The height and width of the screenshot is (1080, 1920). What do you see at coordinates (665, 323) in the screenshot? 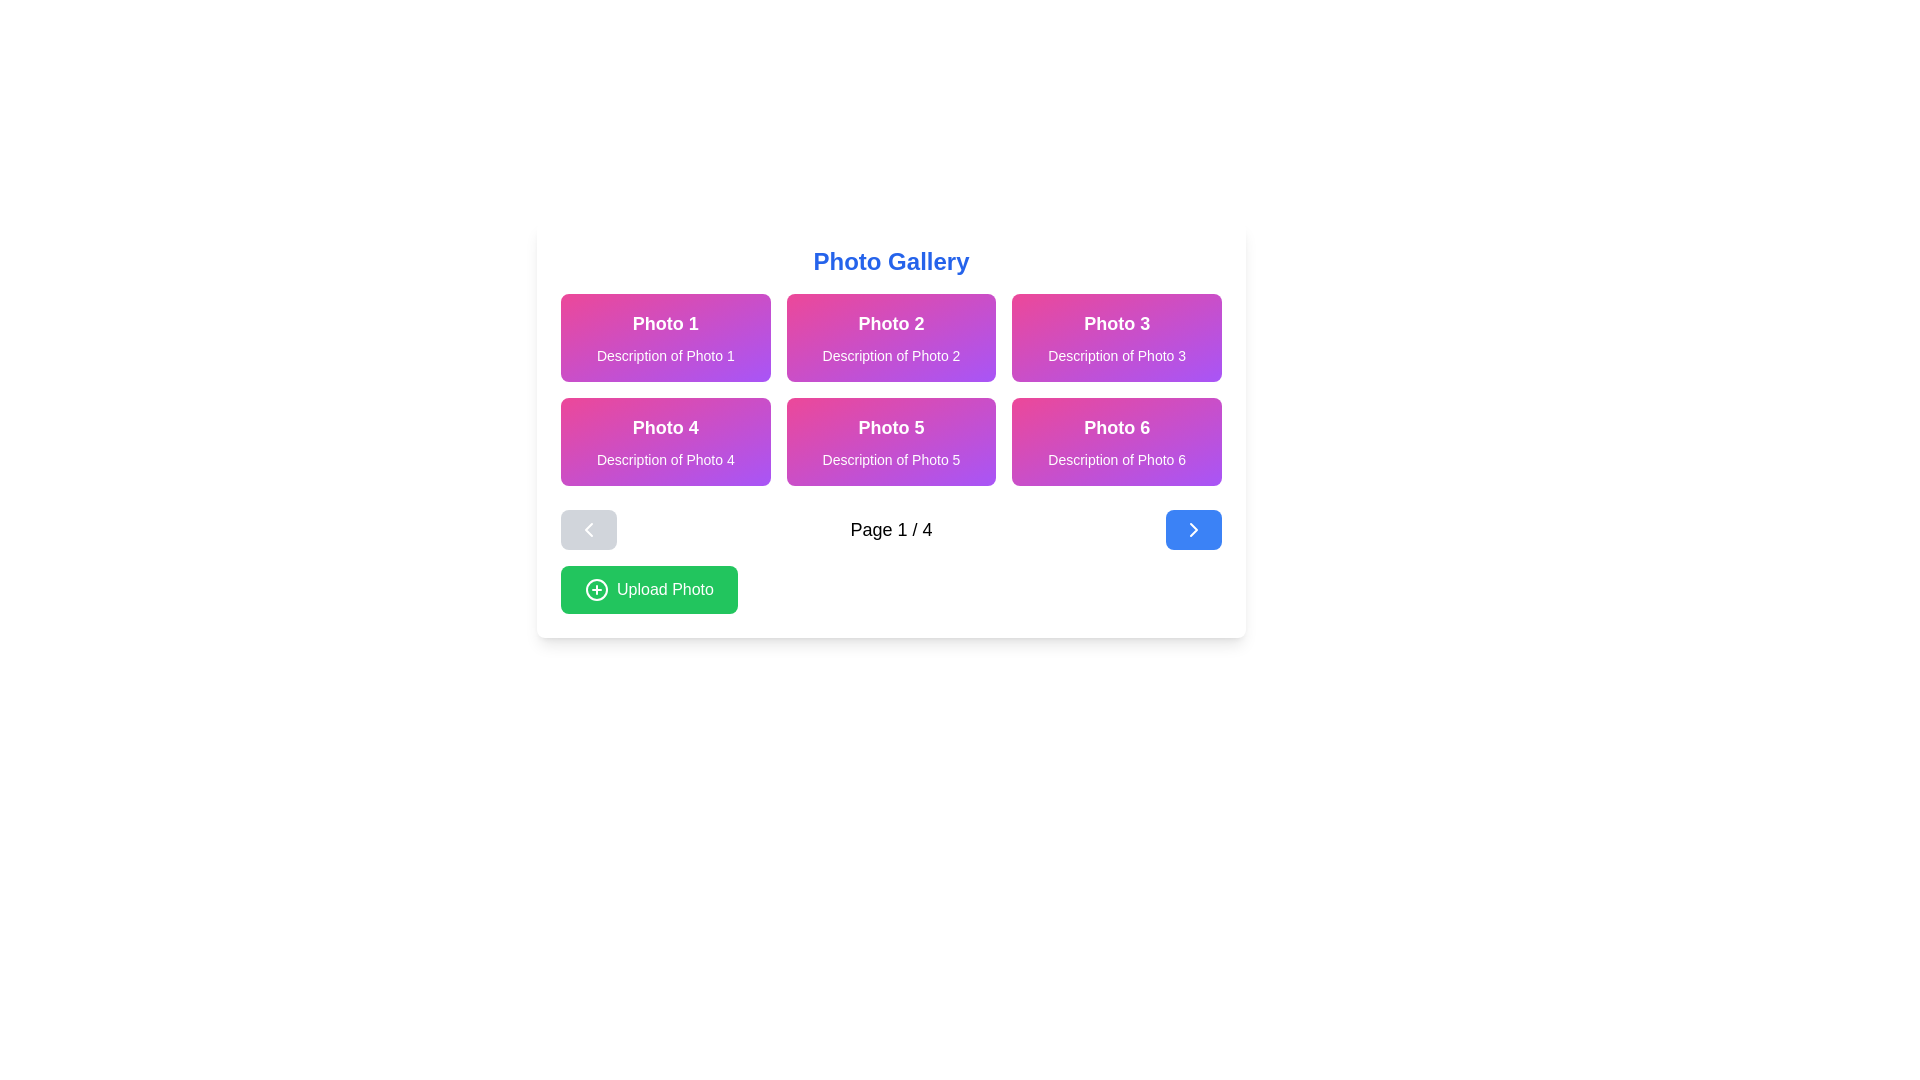
I see `the bold text label that reads 'Photo 1' positioned at the top-center of the first photo card in the gallery` at bounding box center [665, 323].